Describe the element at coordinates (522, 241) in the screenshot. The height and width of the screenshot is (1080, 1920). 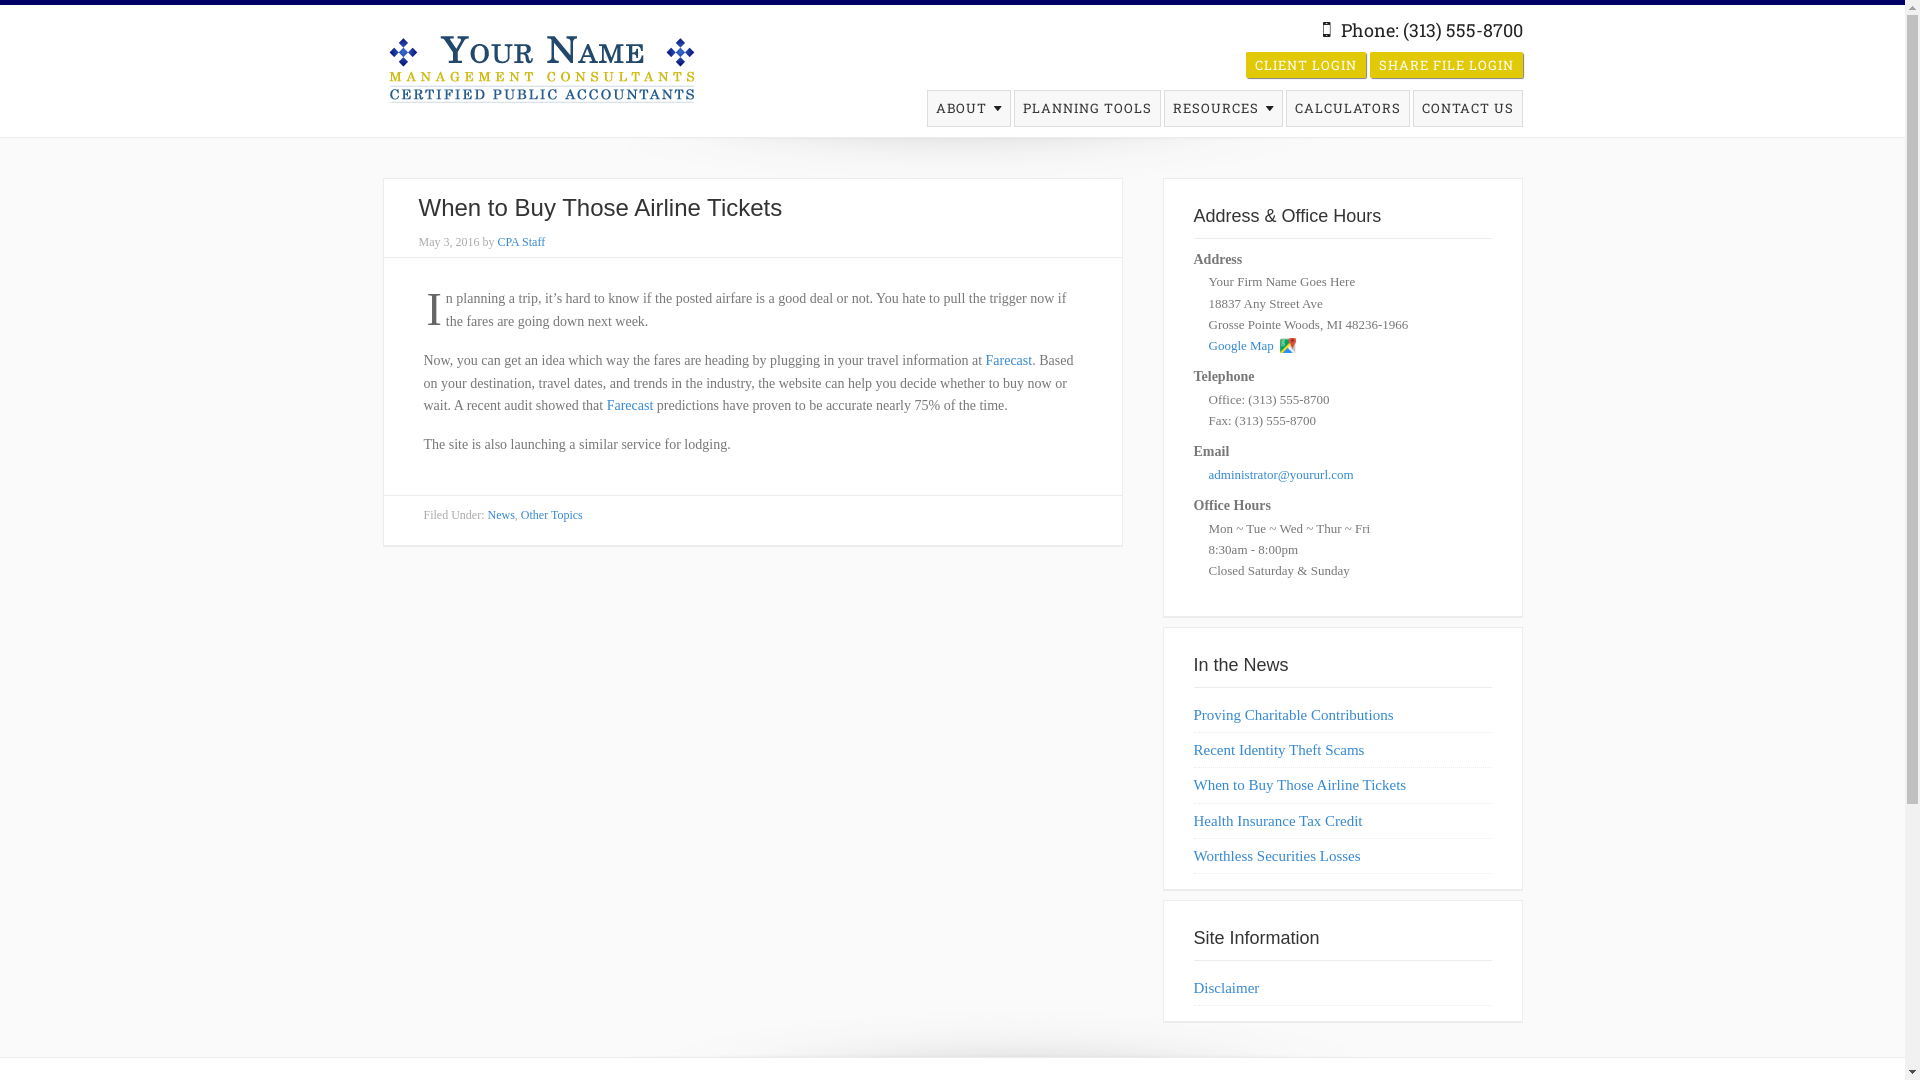
I see `'CPA Staff'` at that location.